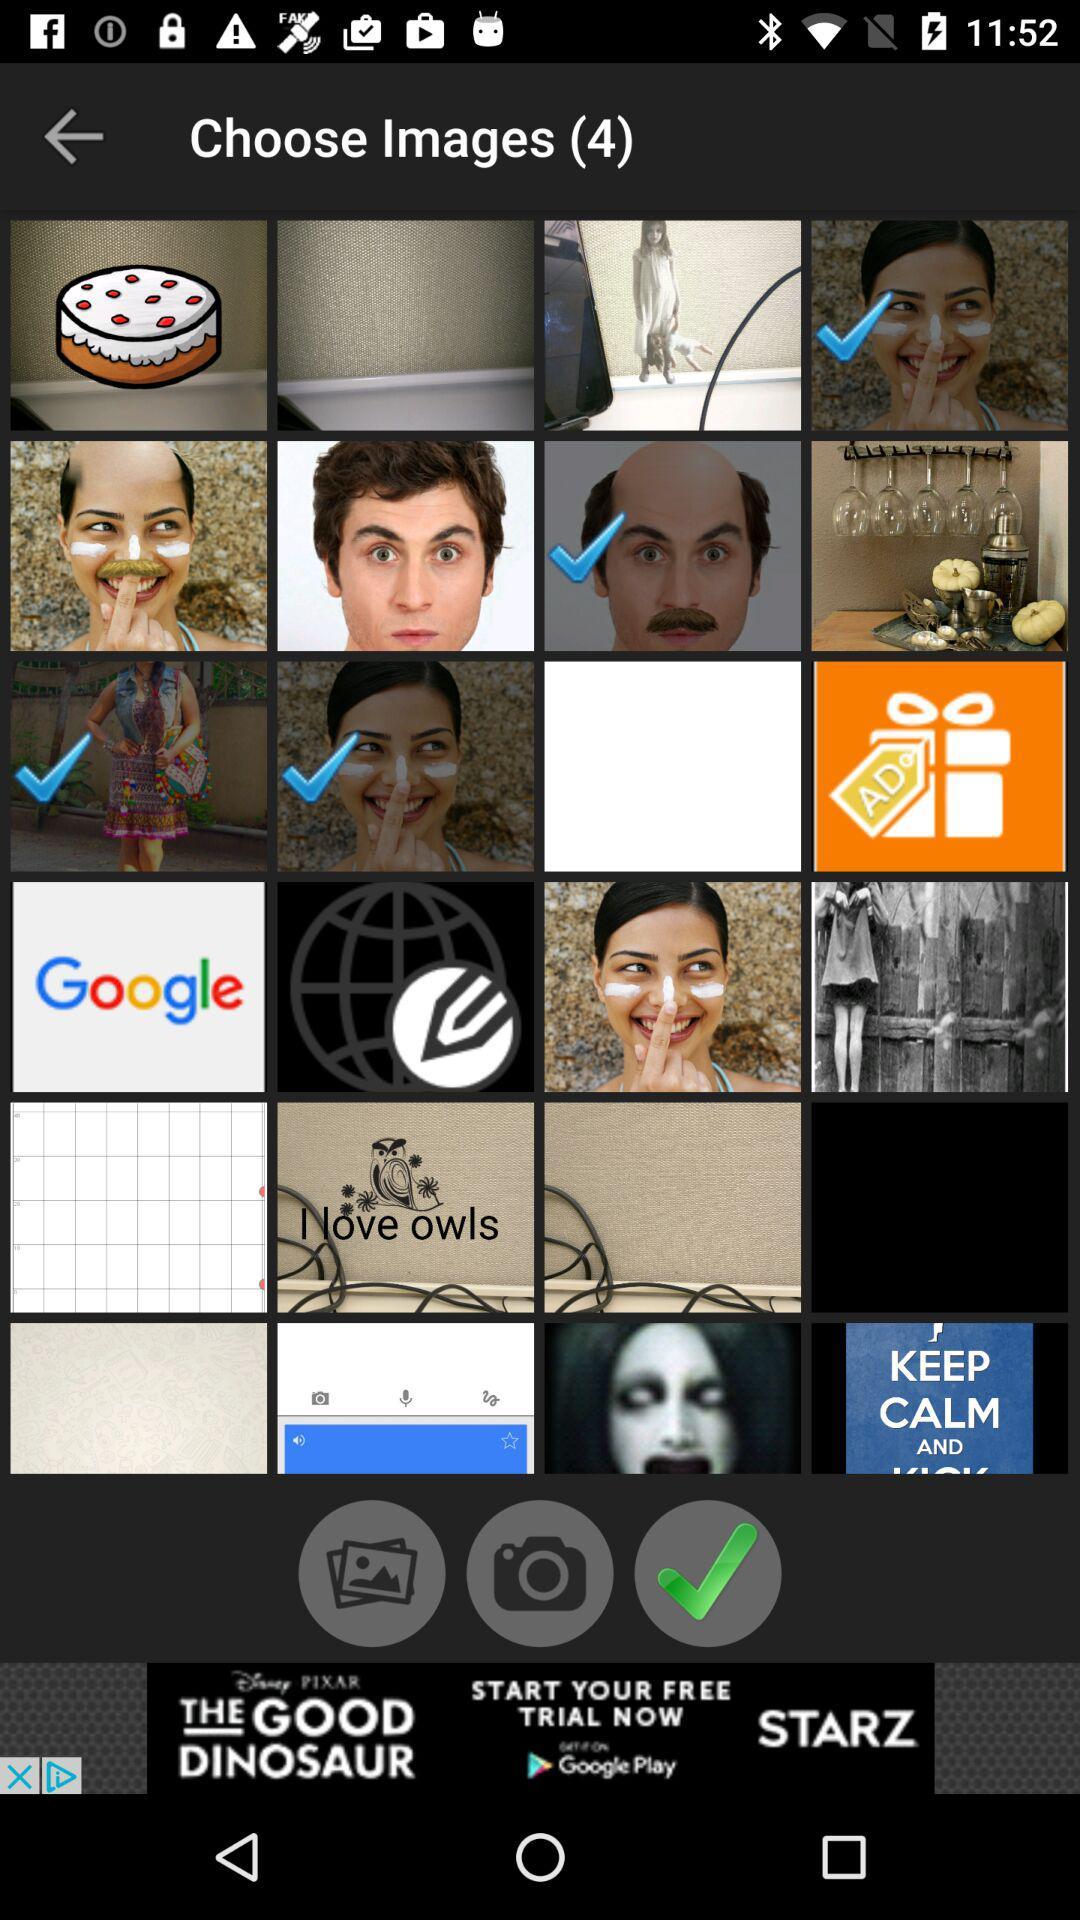 Image resolution: width=1080 pixels, height=1920 pixels. Describe the element at coordinates (672, 546) in the screenshot. I see `ateno para imagem do homem` at that location.